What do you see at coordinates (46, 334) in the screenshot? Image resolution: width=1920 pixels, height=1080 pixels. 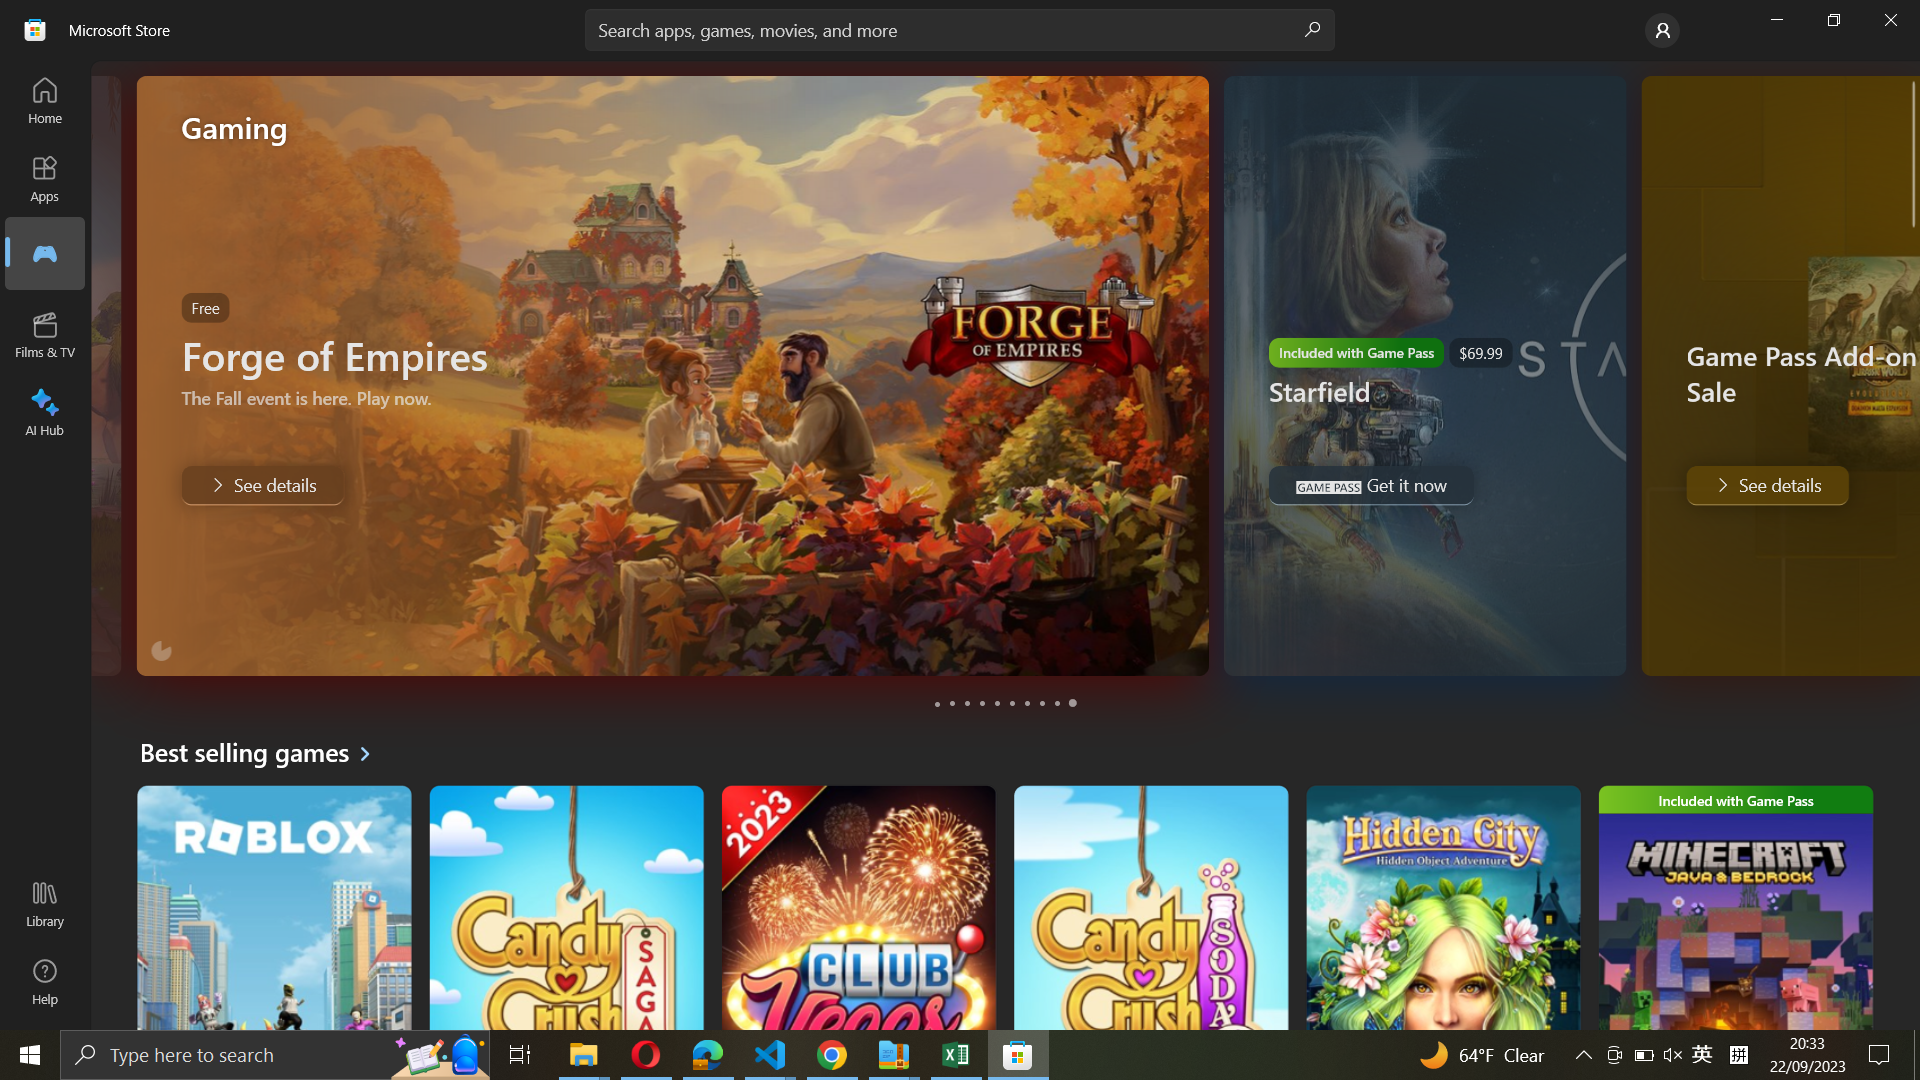 I see `Films & TV category` at bounding box center [46, 334].